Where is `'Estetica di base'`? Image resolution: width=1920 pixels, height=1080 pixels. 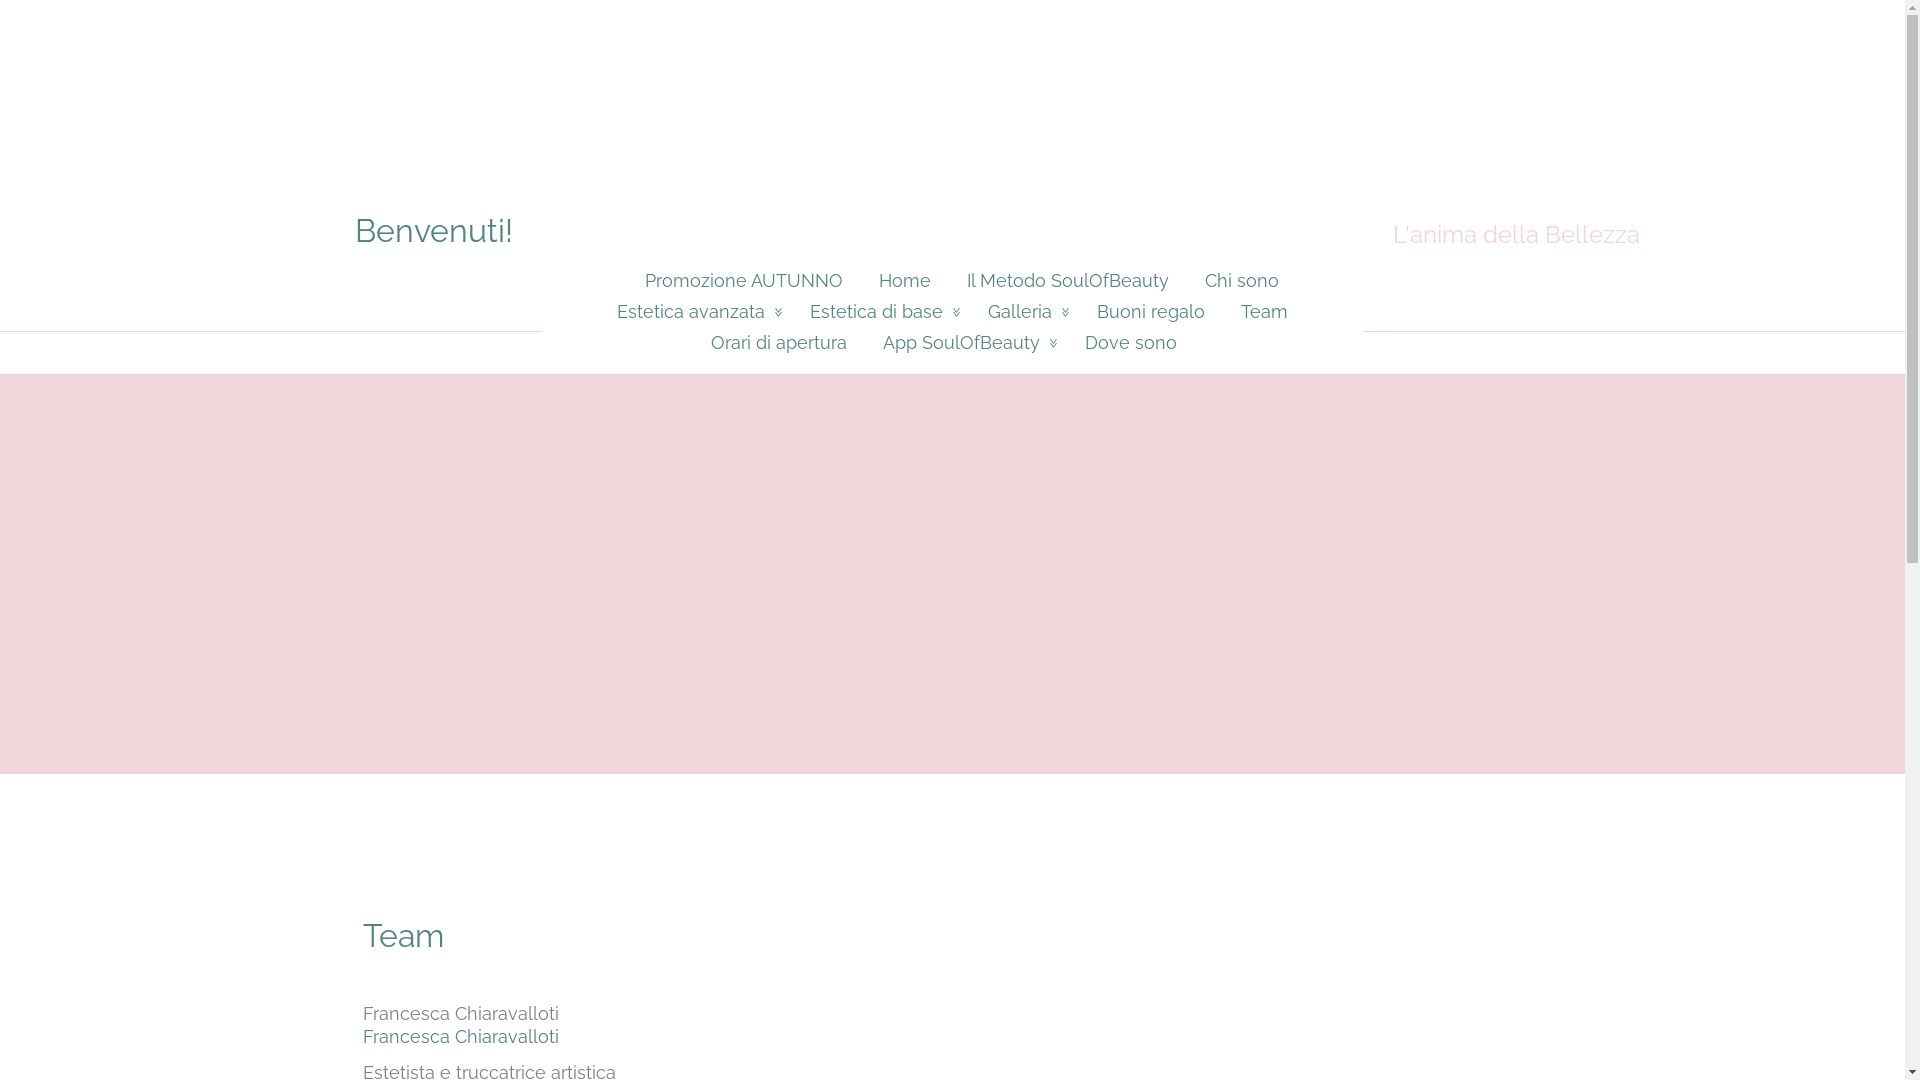
'Estetica di base' is located at coordinates (880, 311).